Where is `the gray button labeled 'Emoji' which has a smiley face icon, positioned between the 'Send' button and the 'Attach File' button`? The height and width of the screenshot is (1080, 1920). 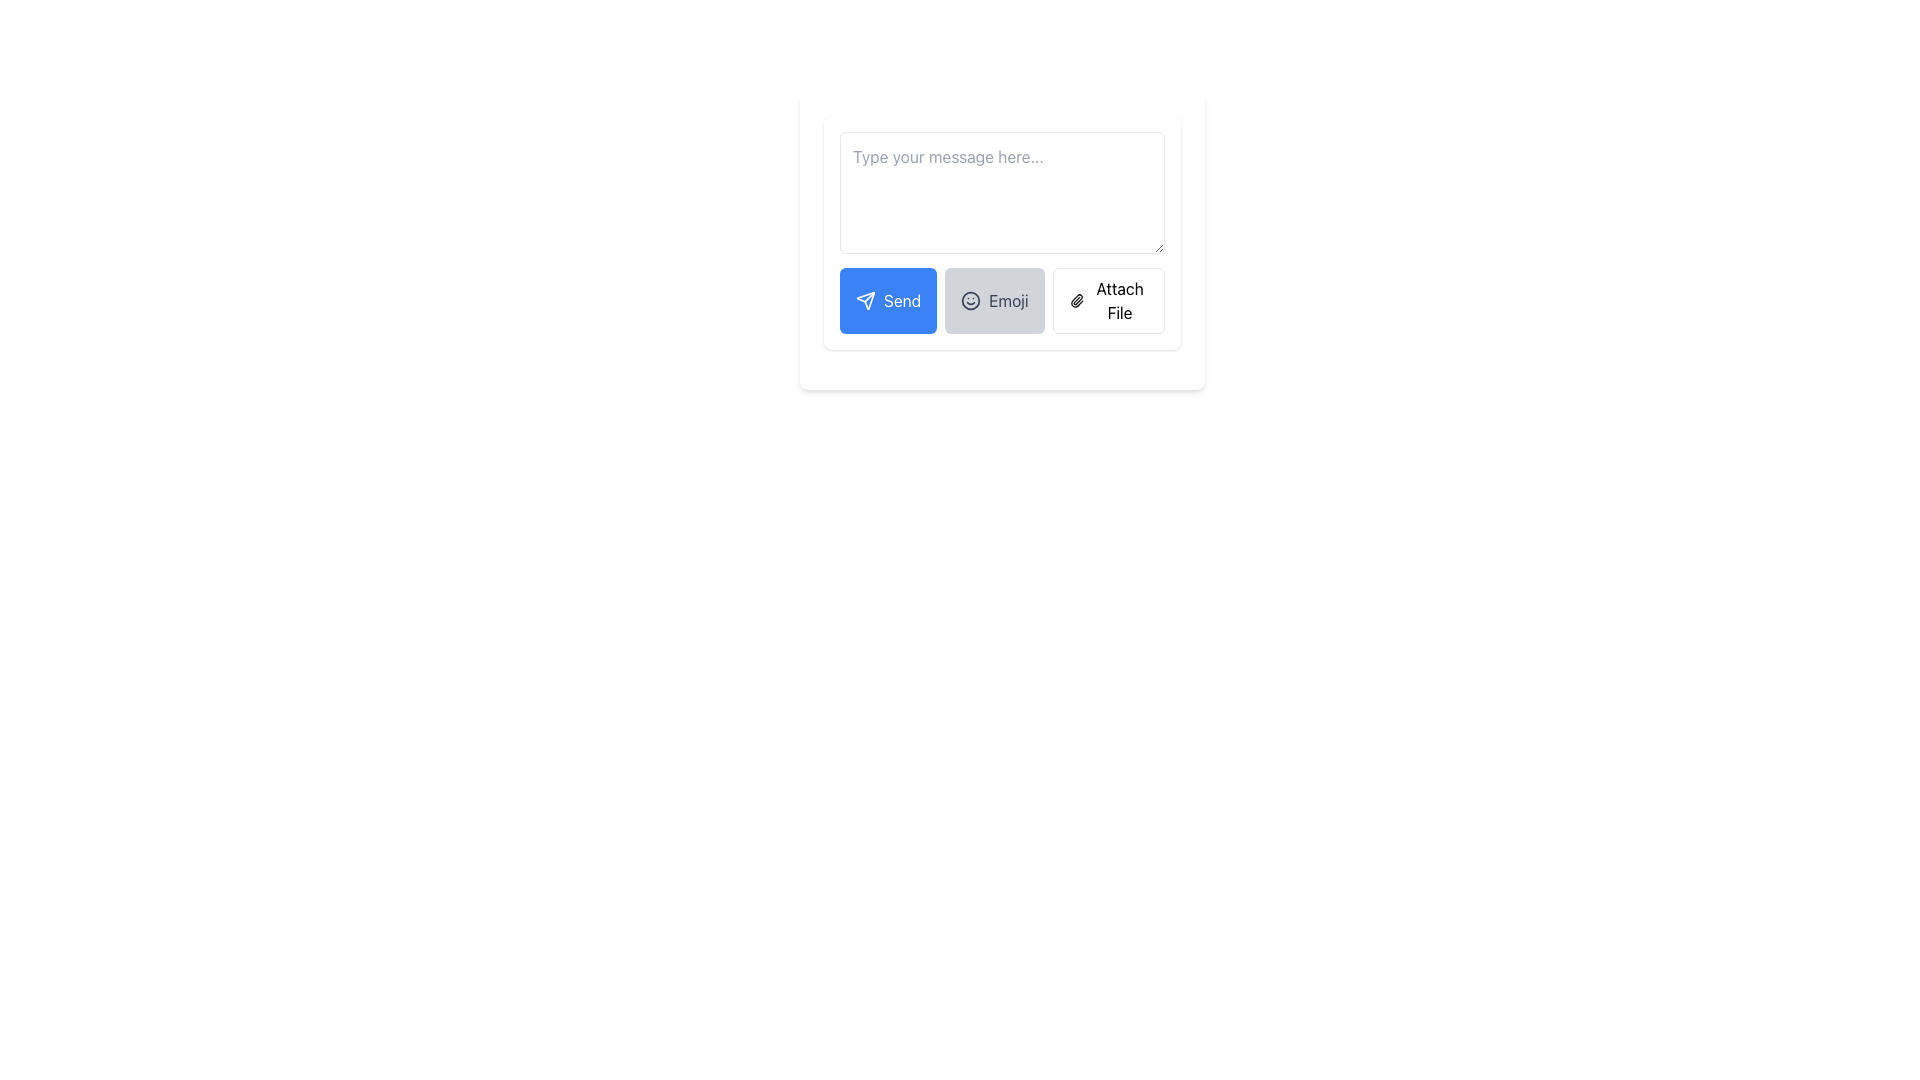 the gray button labeled 'Emoji' which has a smiley face icon, positioned between the 'Send' button and the 'Attach File' button is located at coordinates (994, 300).